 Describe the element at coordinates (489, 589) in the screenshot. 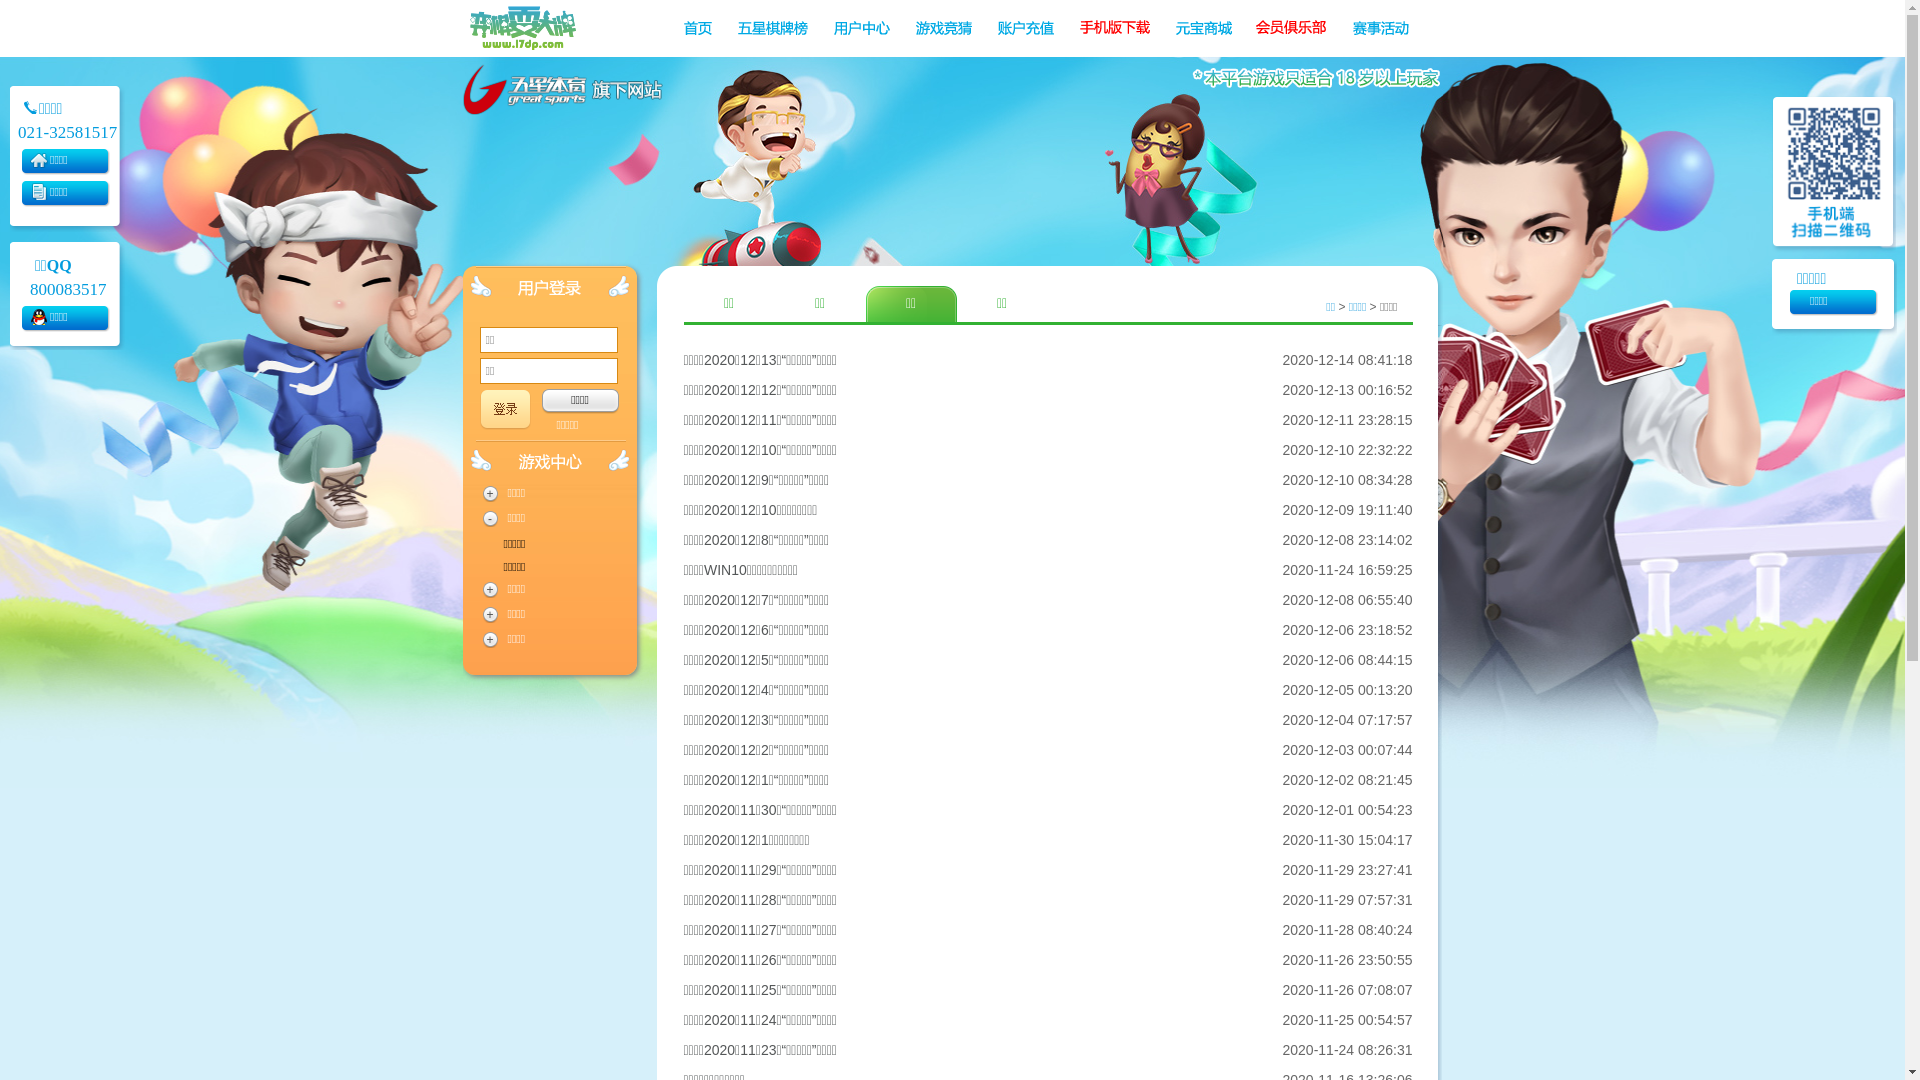

I see `'+'` at that location.